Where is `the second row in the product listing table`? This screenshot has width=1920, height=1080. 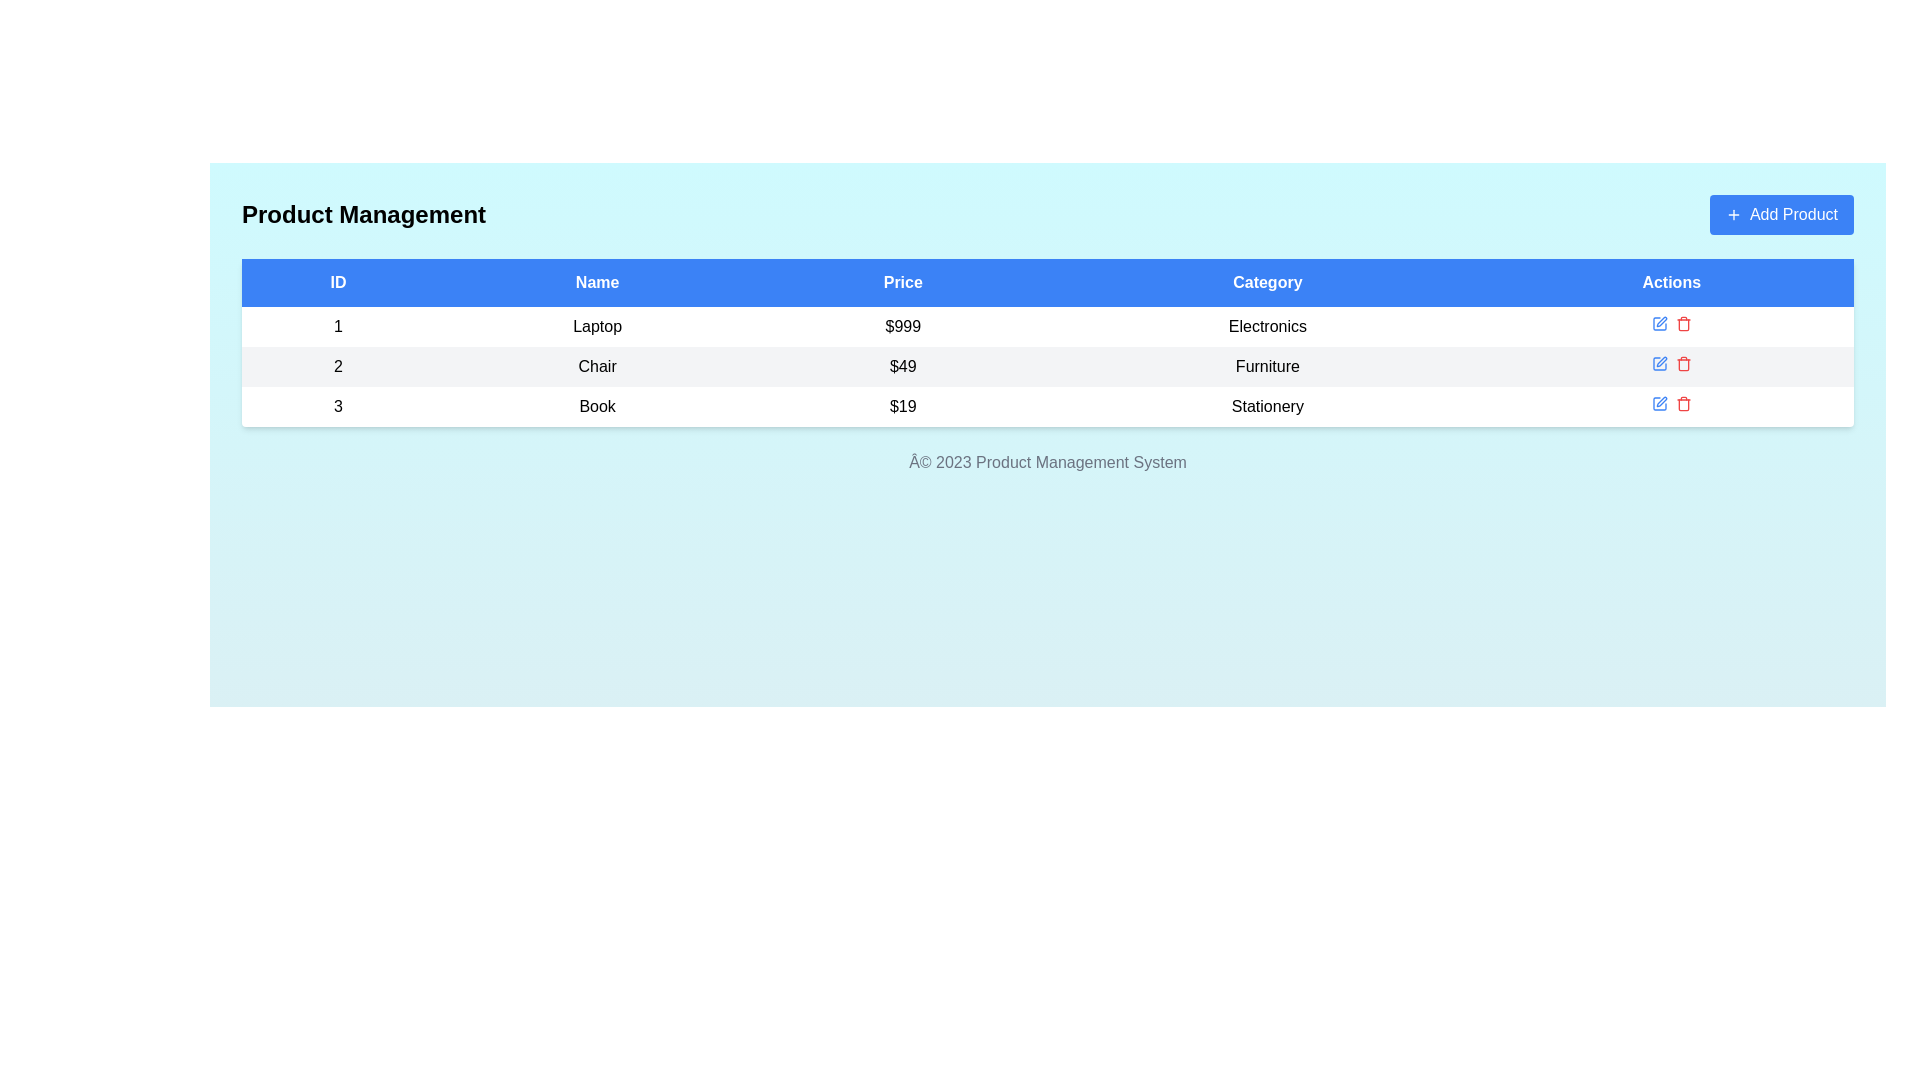 the second row in the product listing table is located at coordinates (1046, 366).